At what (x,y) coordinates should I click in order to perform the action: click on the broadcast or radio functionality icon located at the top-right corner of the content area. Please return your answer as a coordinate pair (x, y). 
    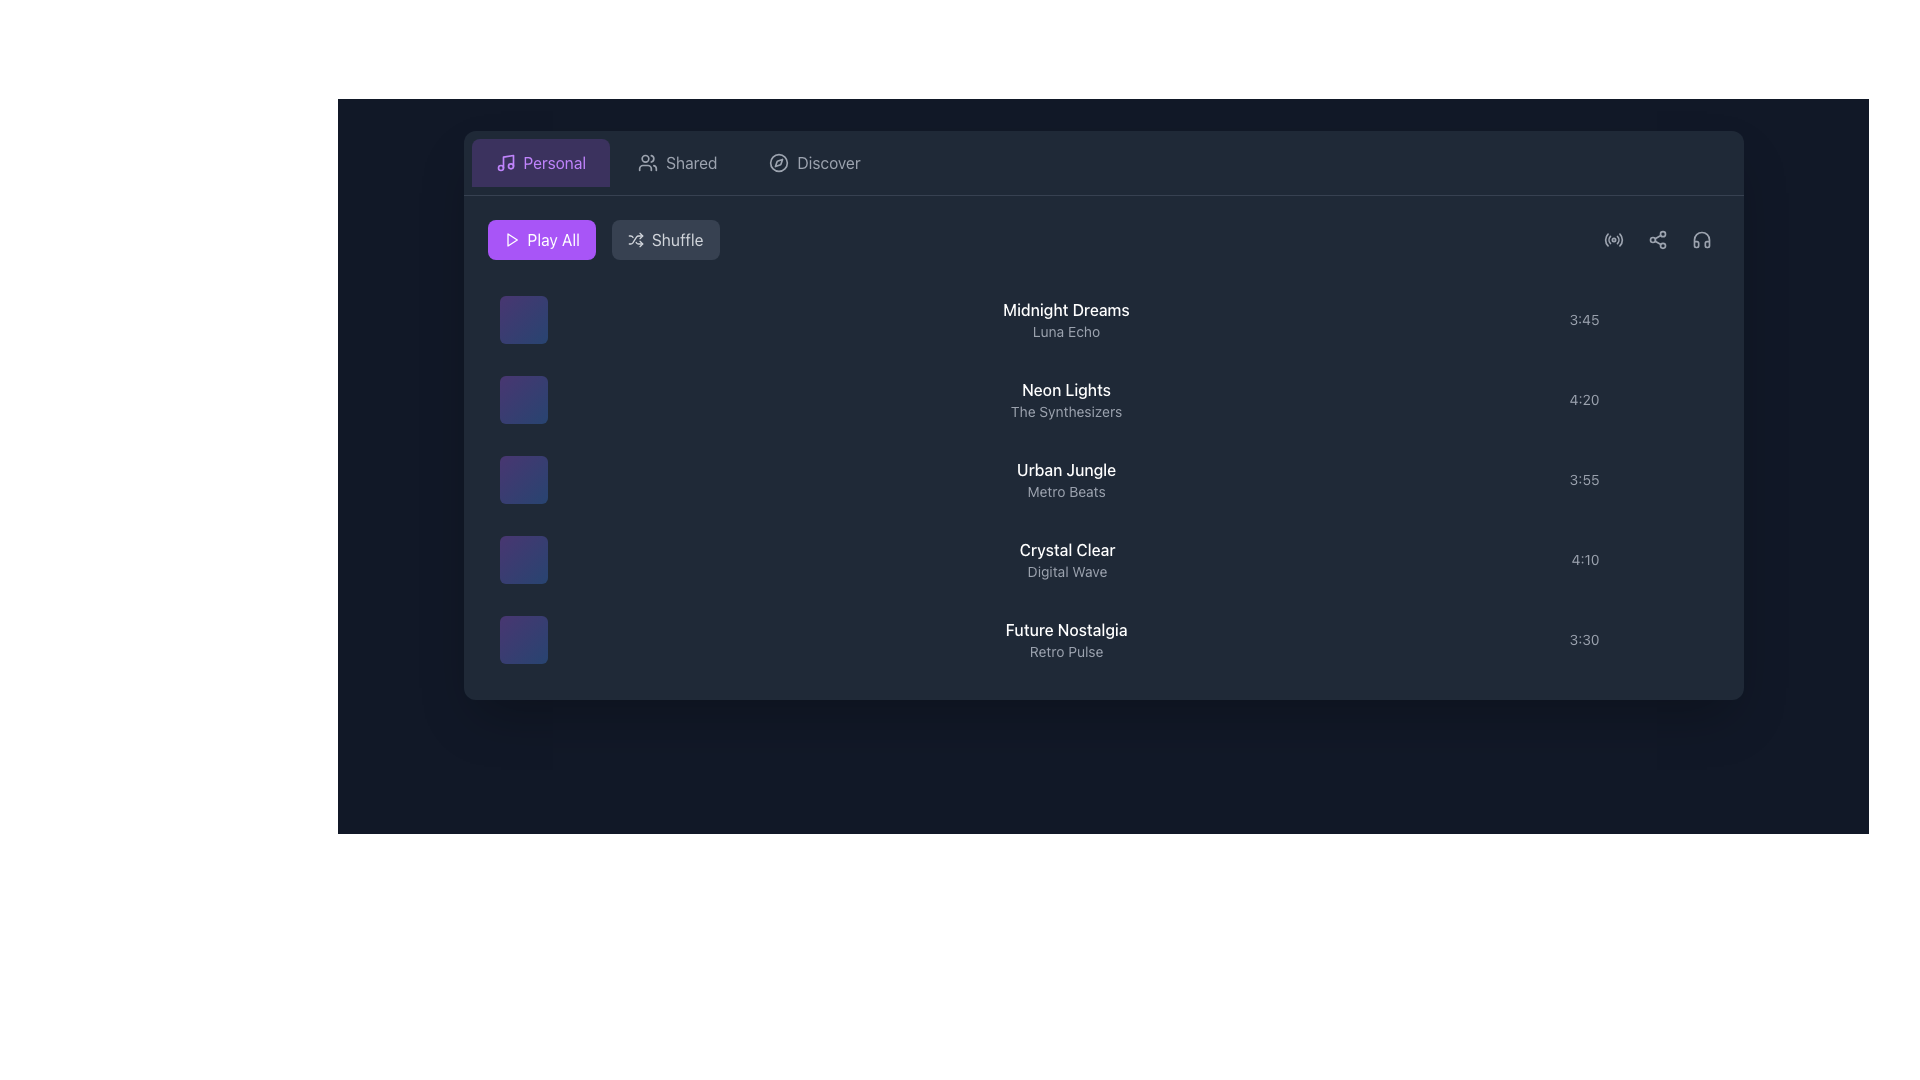
    Looking at the image, I should click on (1613, 238).